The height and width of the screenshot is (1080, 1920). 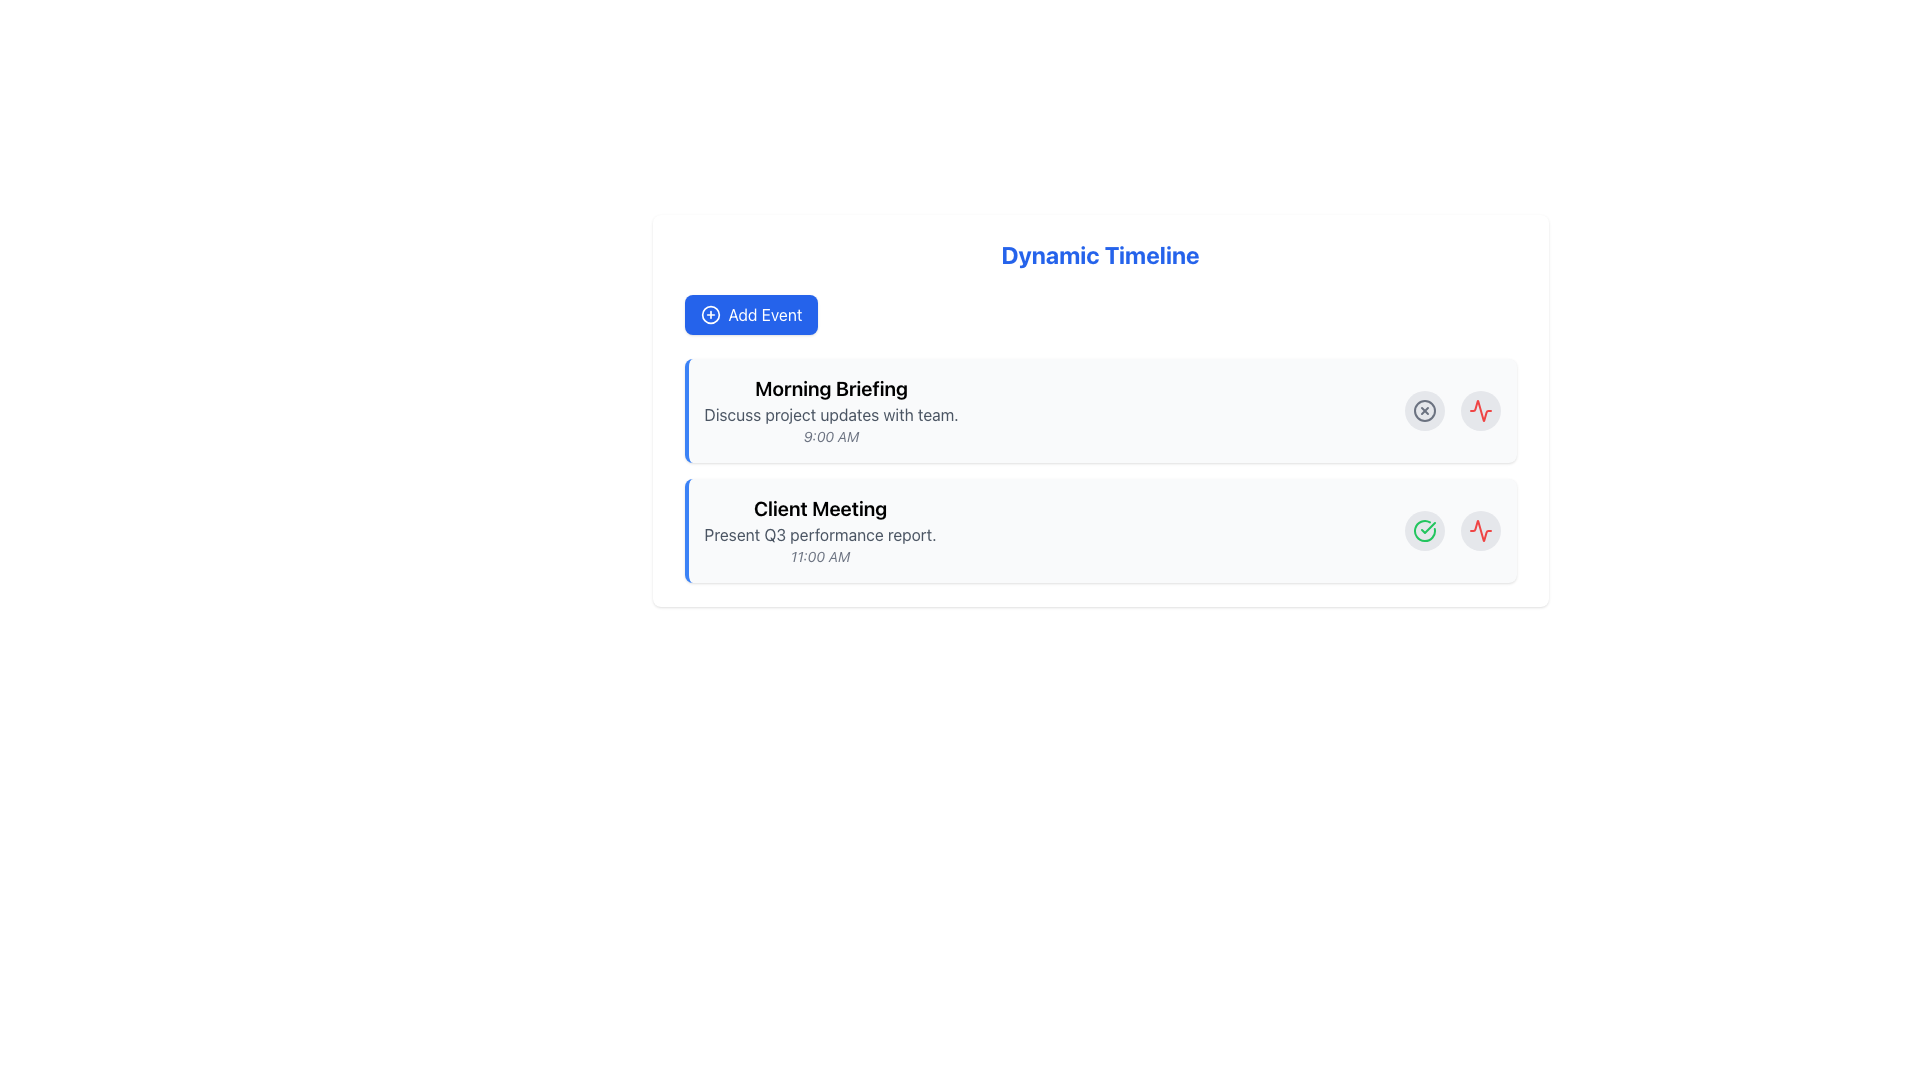 What do you see at coordinates (831, 435) in the screenshot?
I see `the informational timestamp text that provides the scheduled time for the 'Morning Briefing' event, located below the description 'Discuss project updates with team.'` at bounding box center [831, 435].